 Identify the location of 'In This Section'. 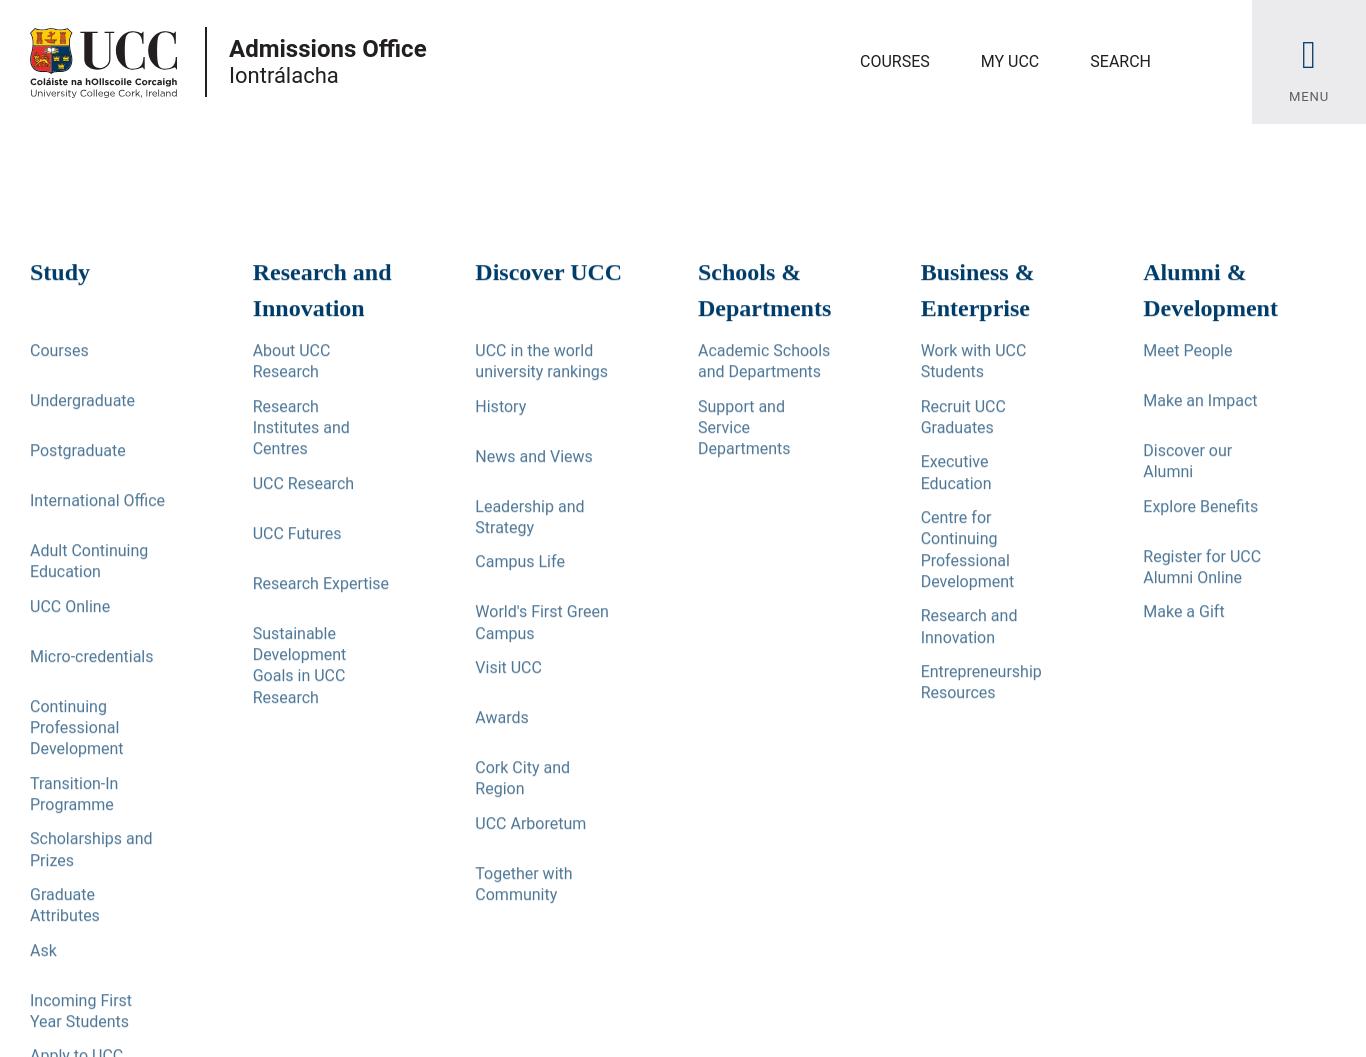
(30, 351).